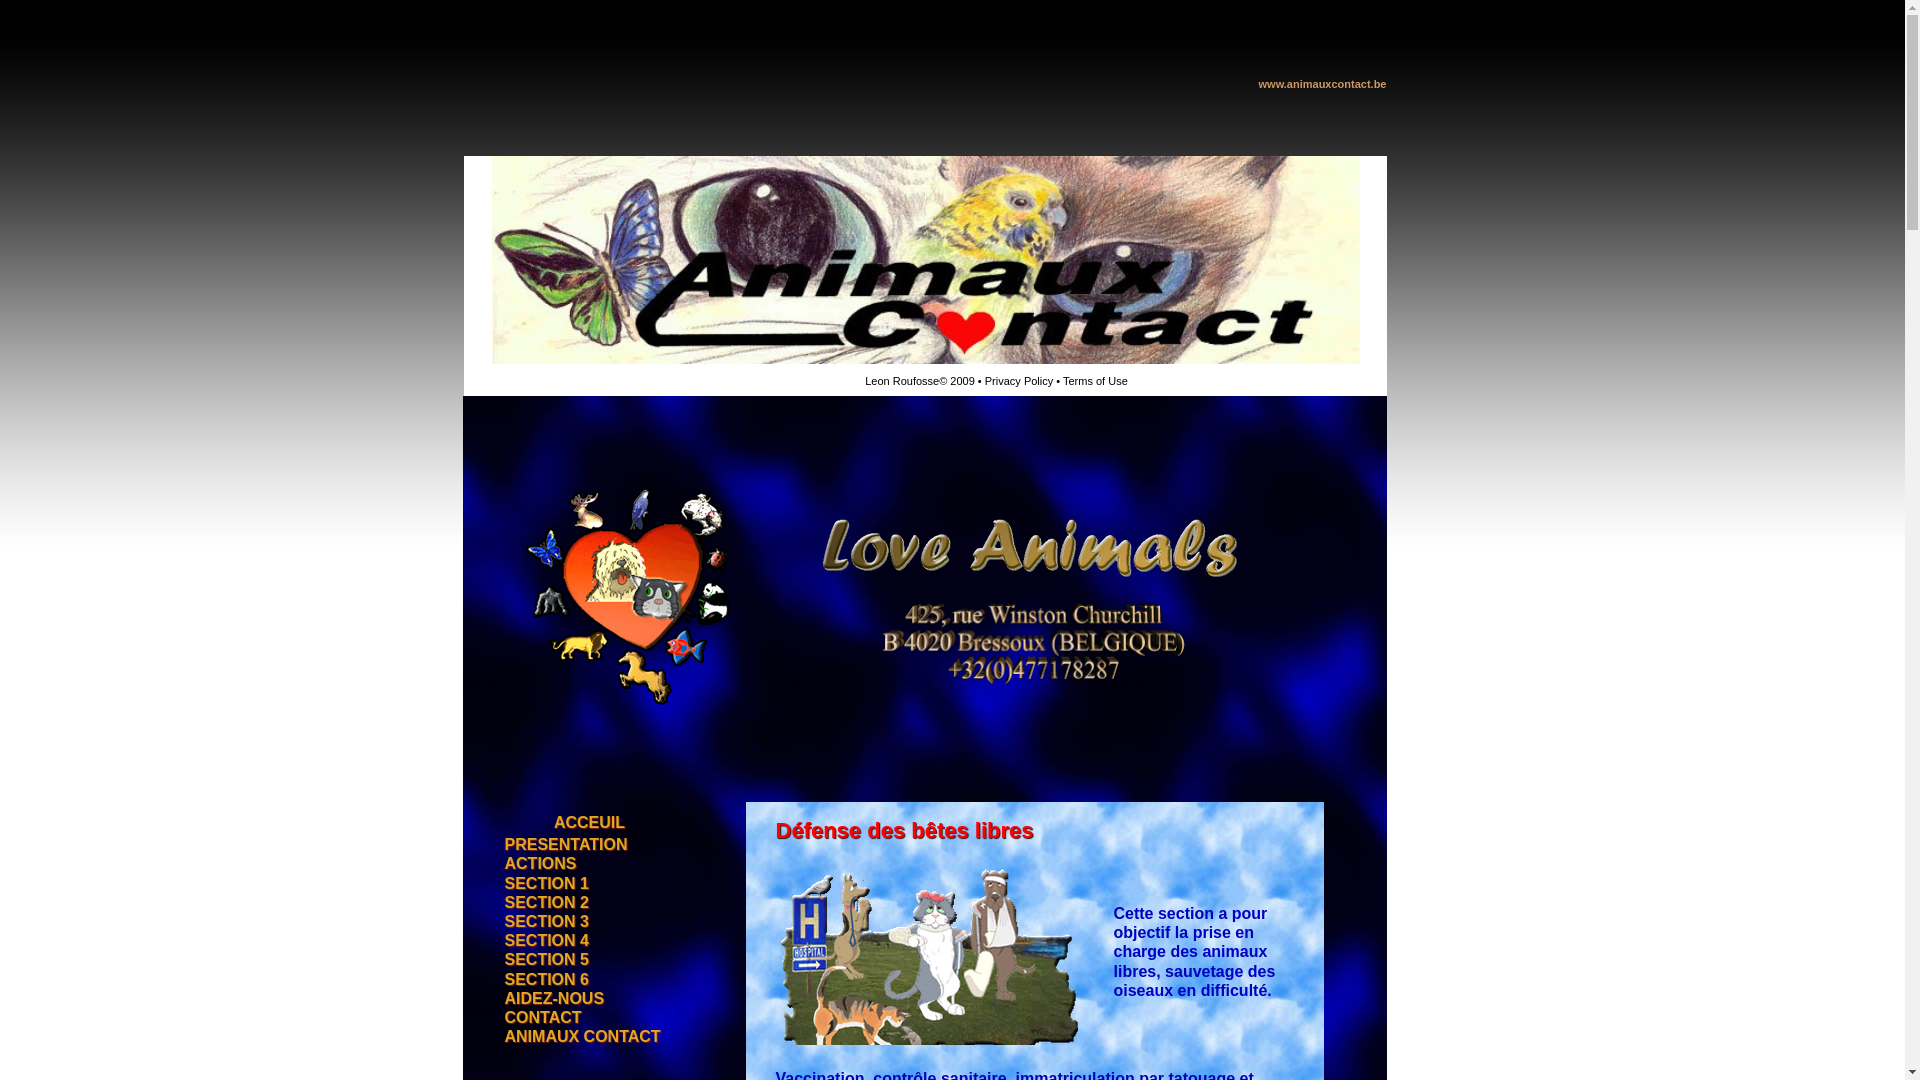  I want to click on 'Archives', so click(583, 579).